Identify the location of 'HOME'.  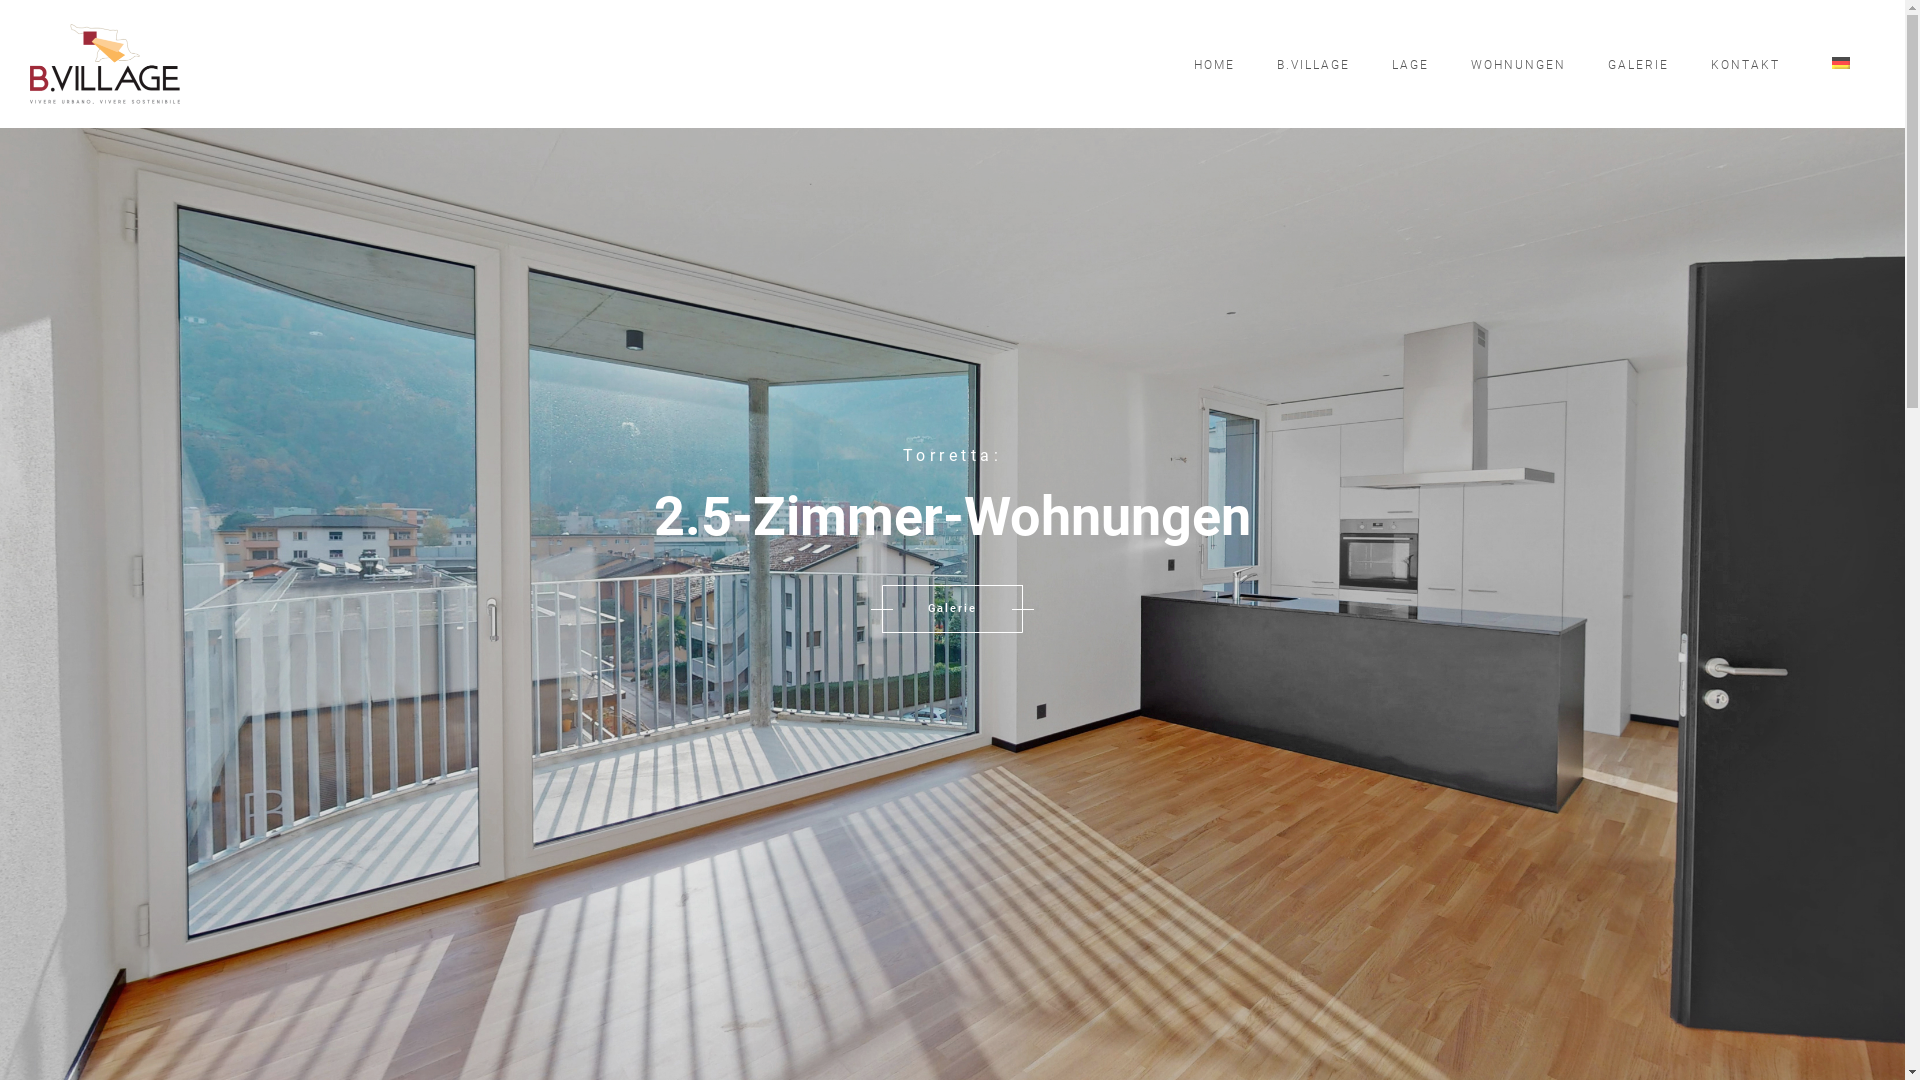
(1213, 64).